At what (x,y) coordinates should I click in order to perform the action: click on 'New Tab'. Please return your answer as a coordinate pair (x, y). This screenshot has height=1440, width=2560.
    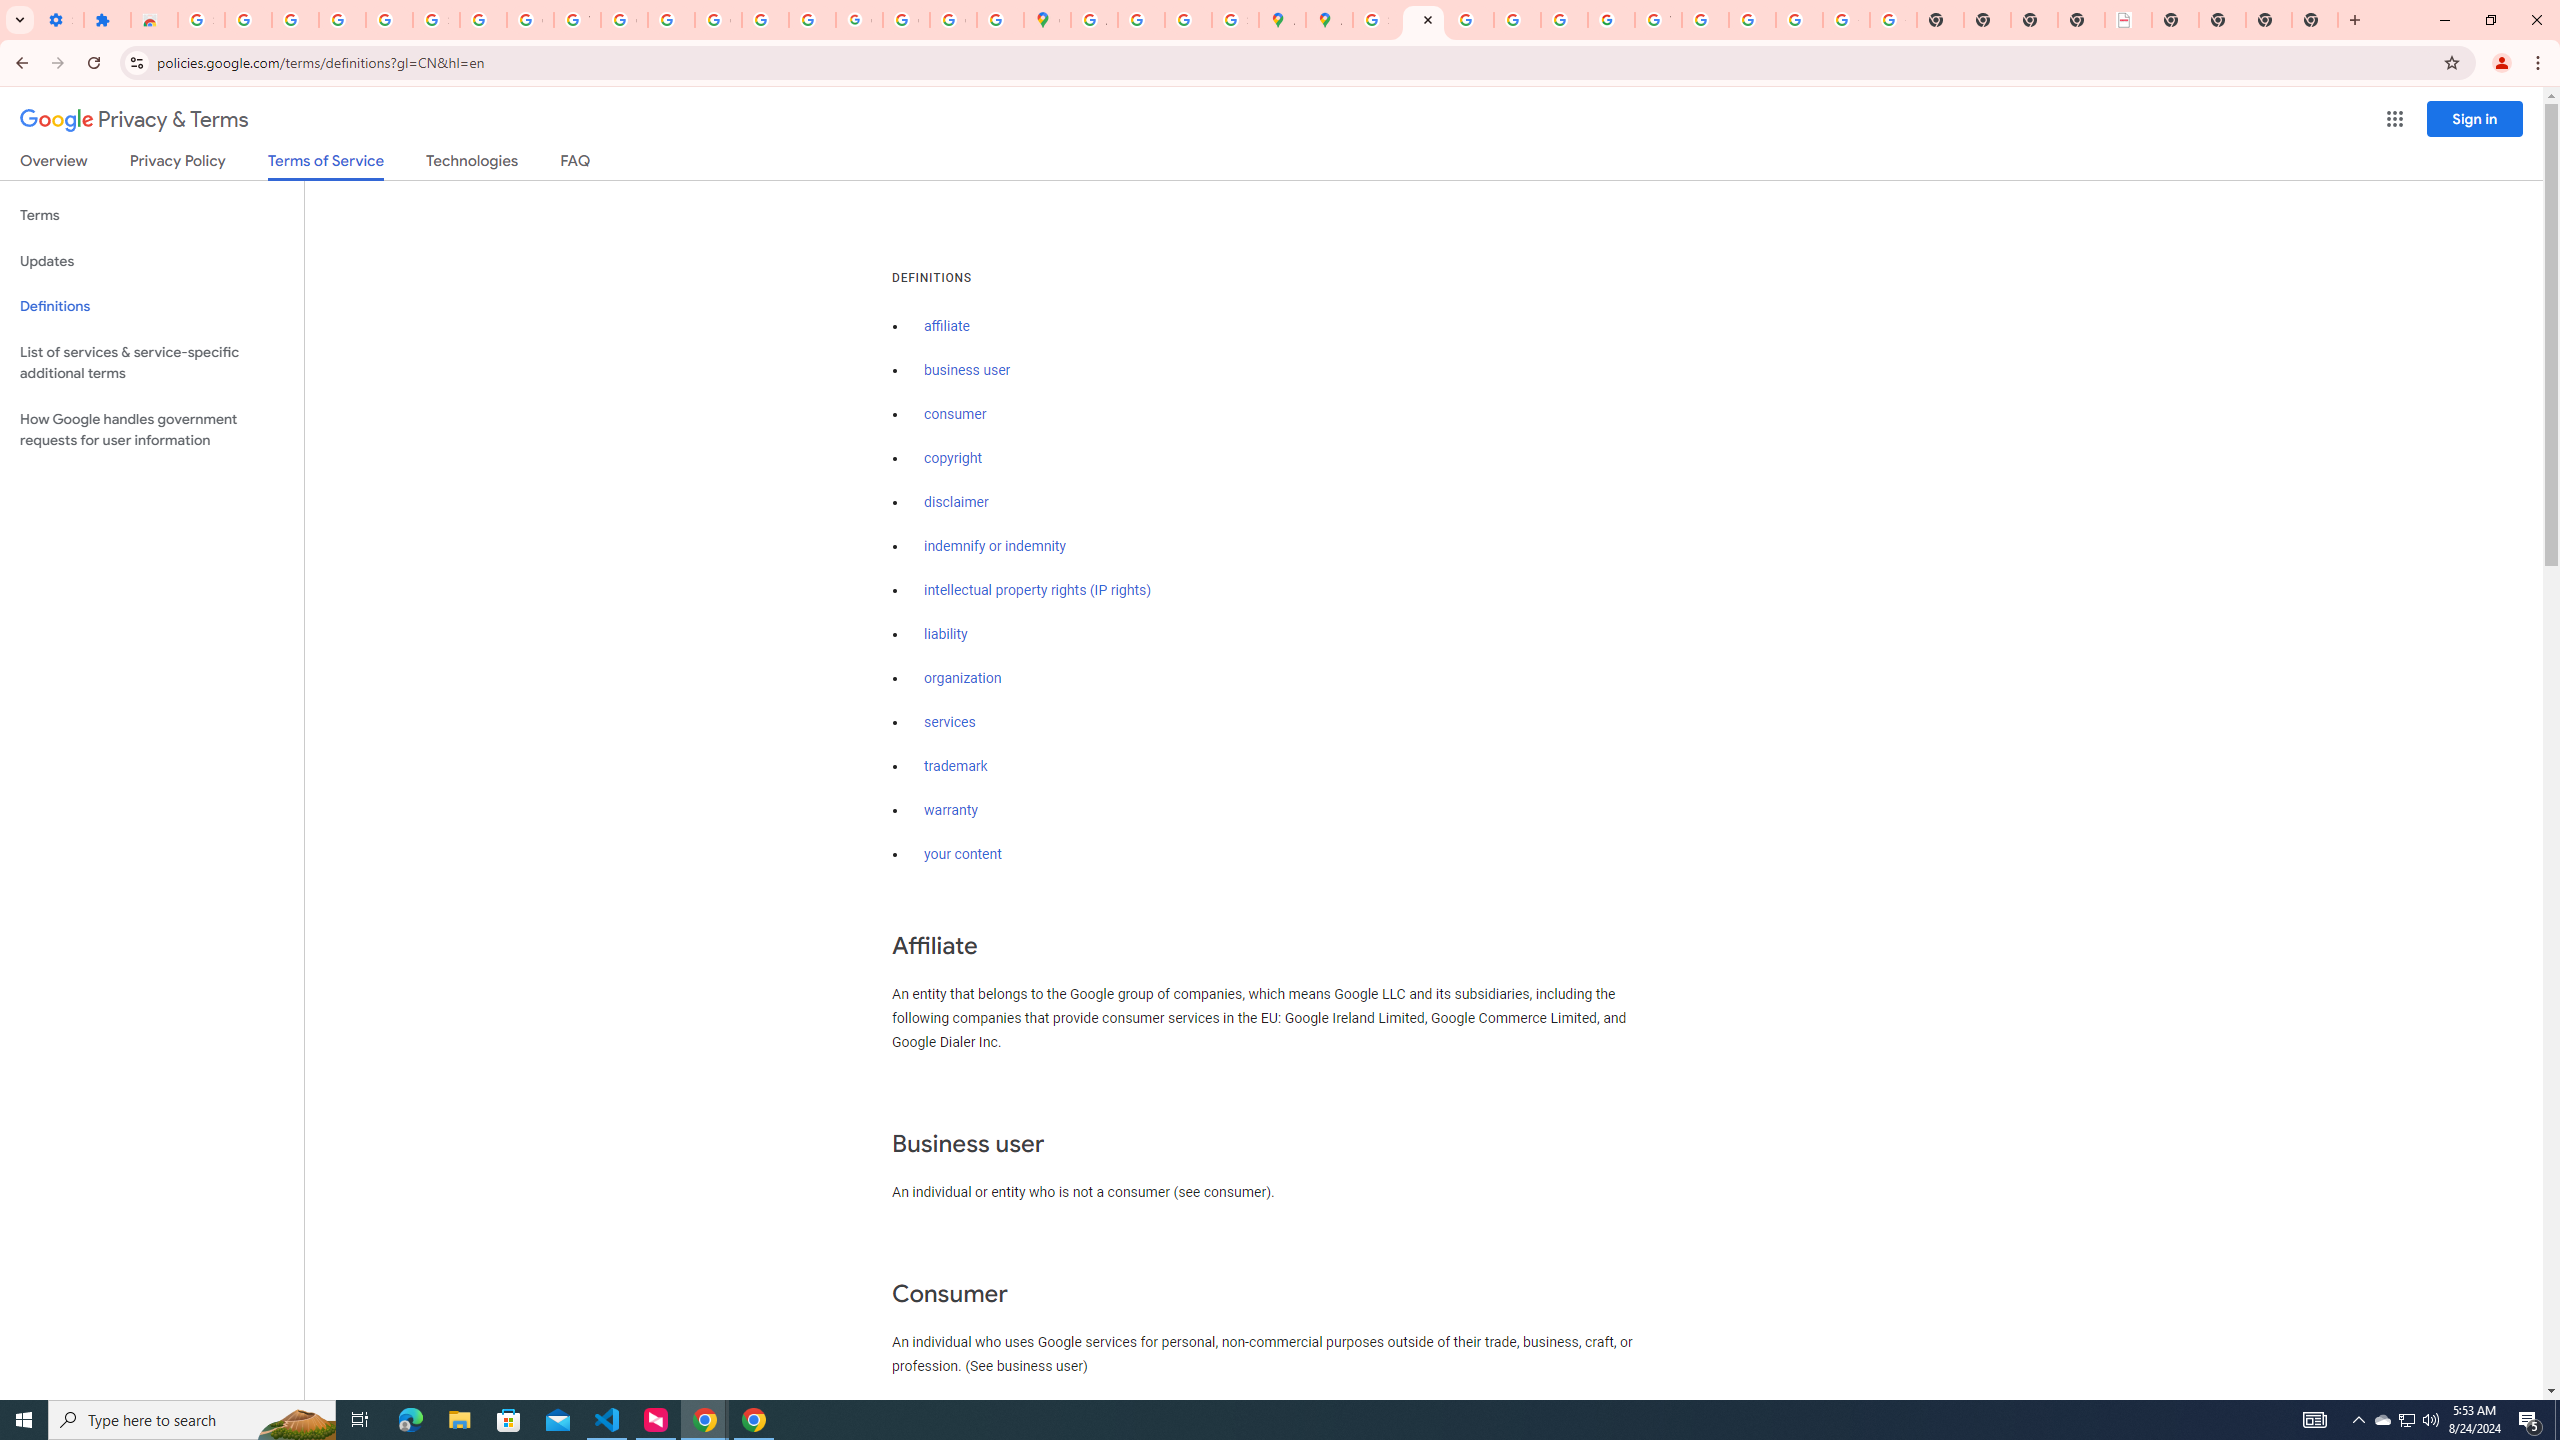
    Looking at the image, I should click on (2268, 19).